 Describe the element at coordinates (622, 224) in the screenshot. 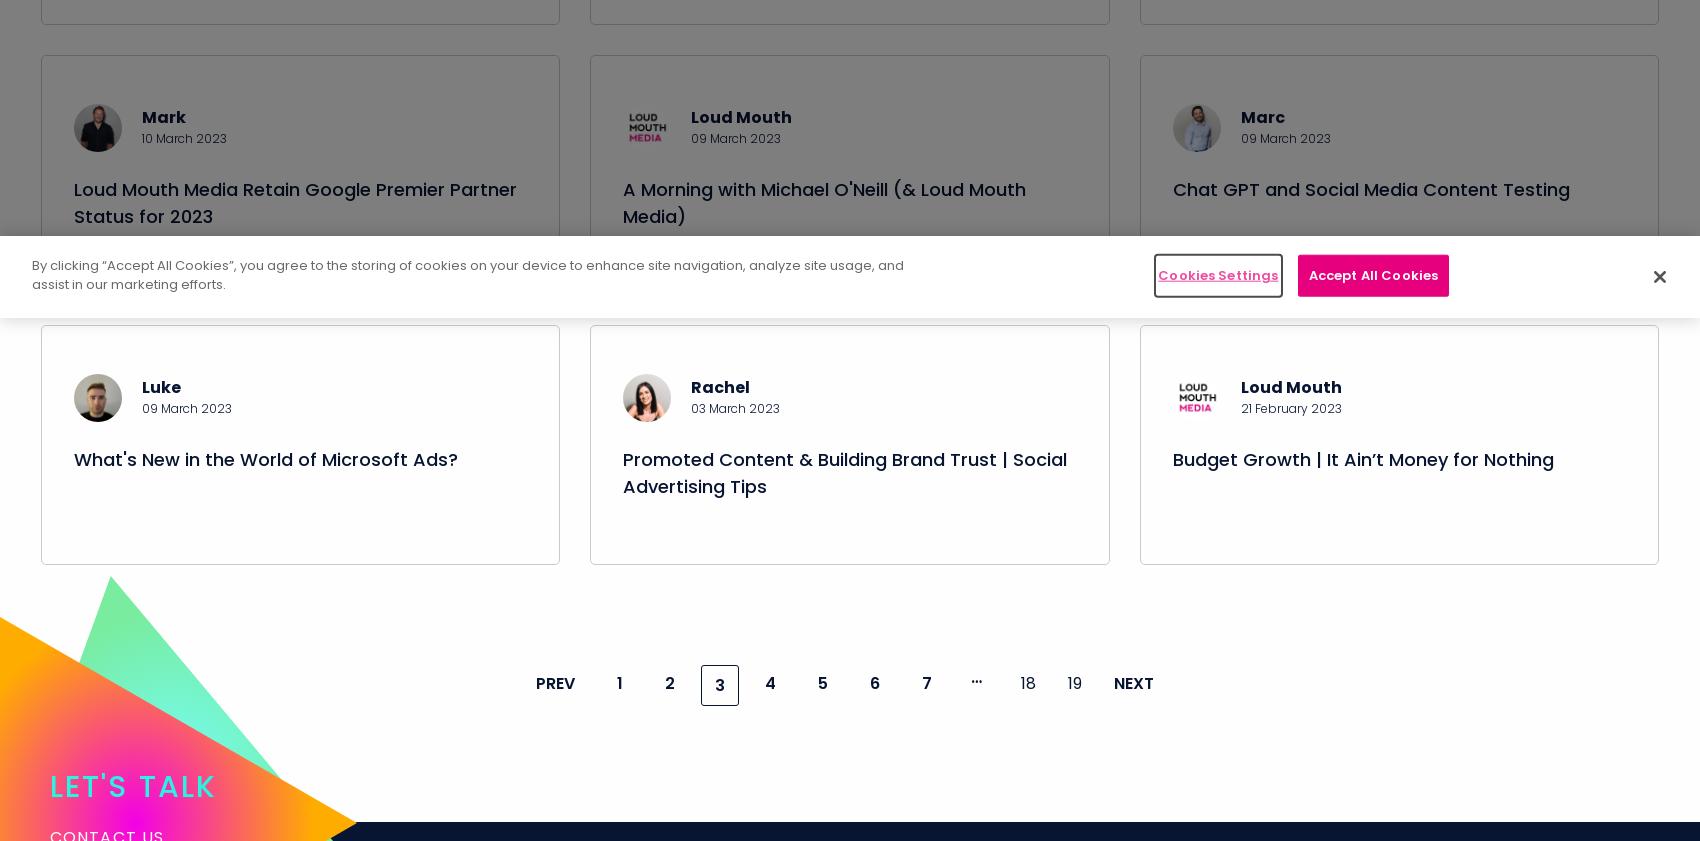

I see `'A Morning with Michael O'Neill (& Loud Mouth Media)'` at that location.